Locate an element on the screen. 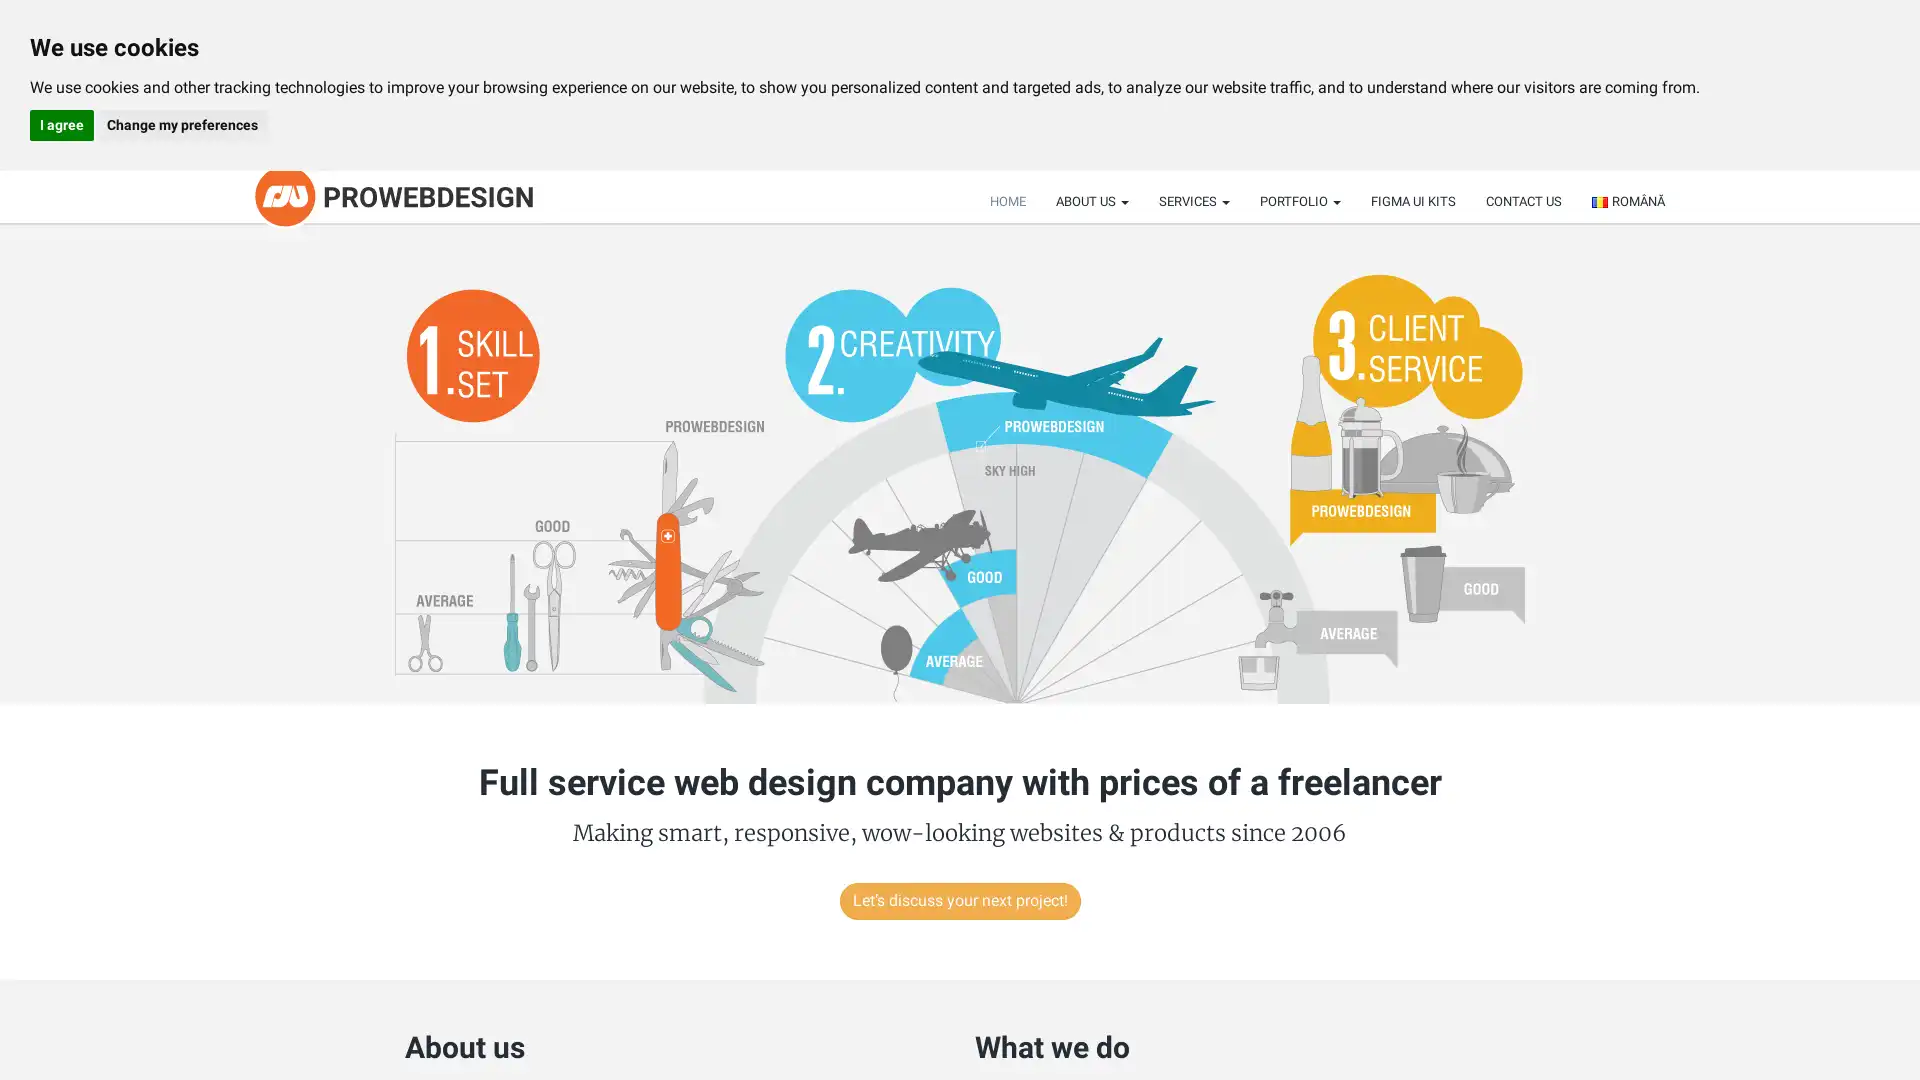 This screenshot has width=1920, height=1080. I agree is located at coordinates (62, 125).